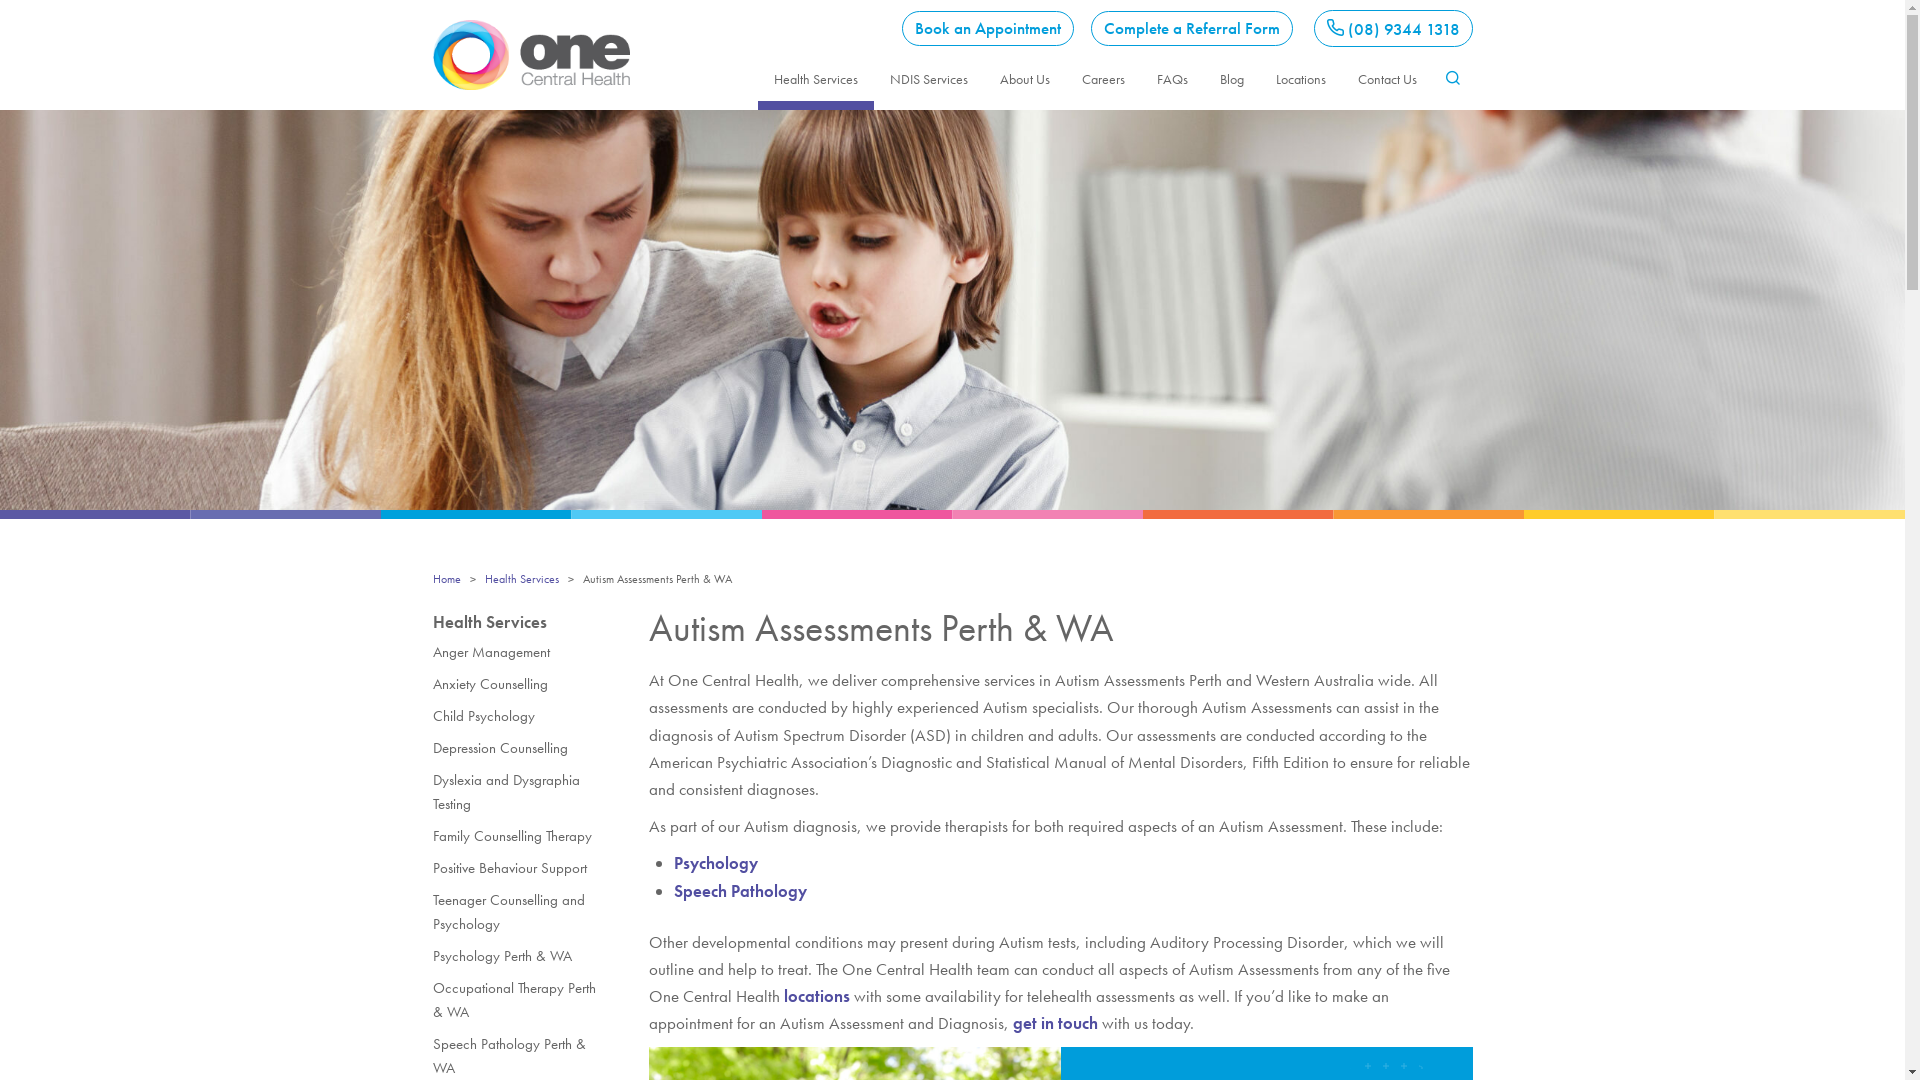  Describe the element at coordinates (519, 682) in the screenshot. I see `'Anxiety Counselling'` at that location.